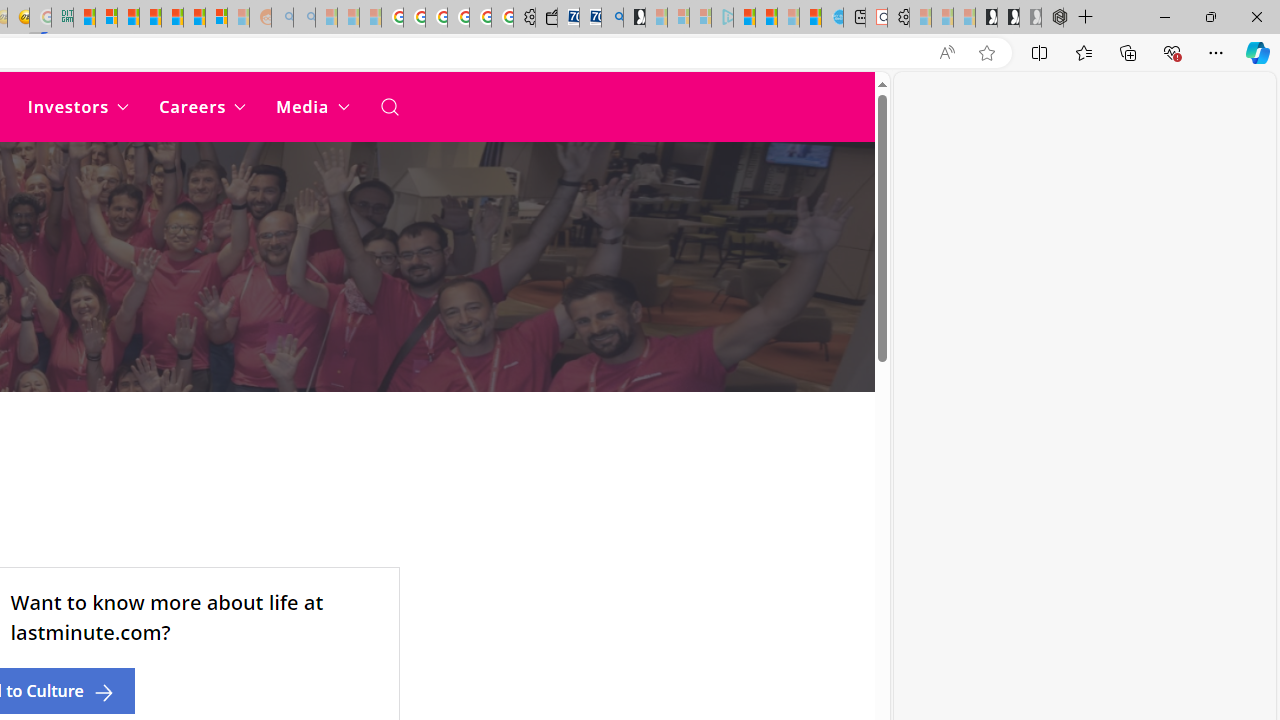 This screenshot has width=1280, height=720. I want to click on 'Split screen', so click(1040, 51).